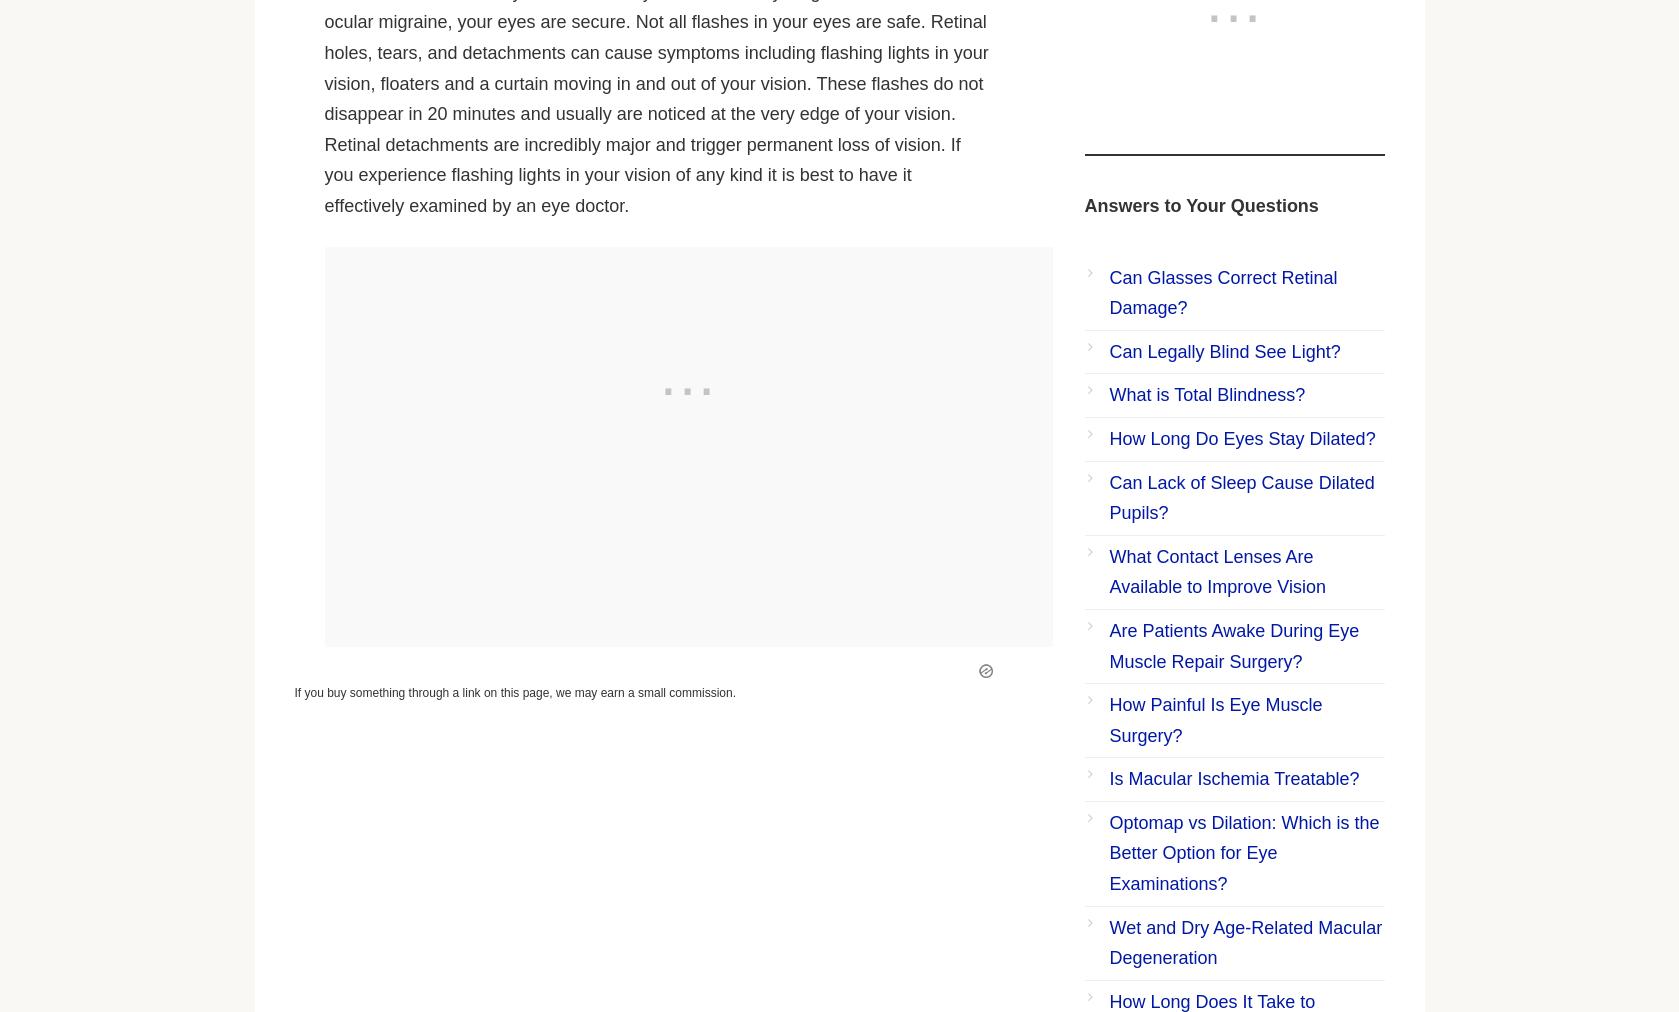 The height and width of the screenshot is (1012, 1679). What do you see at coordinates (1221, 291) in the screenshot?
I see `'Can Glasses Correct Retinal Damage?'` at bounding box center [1221, 291].